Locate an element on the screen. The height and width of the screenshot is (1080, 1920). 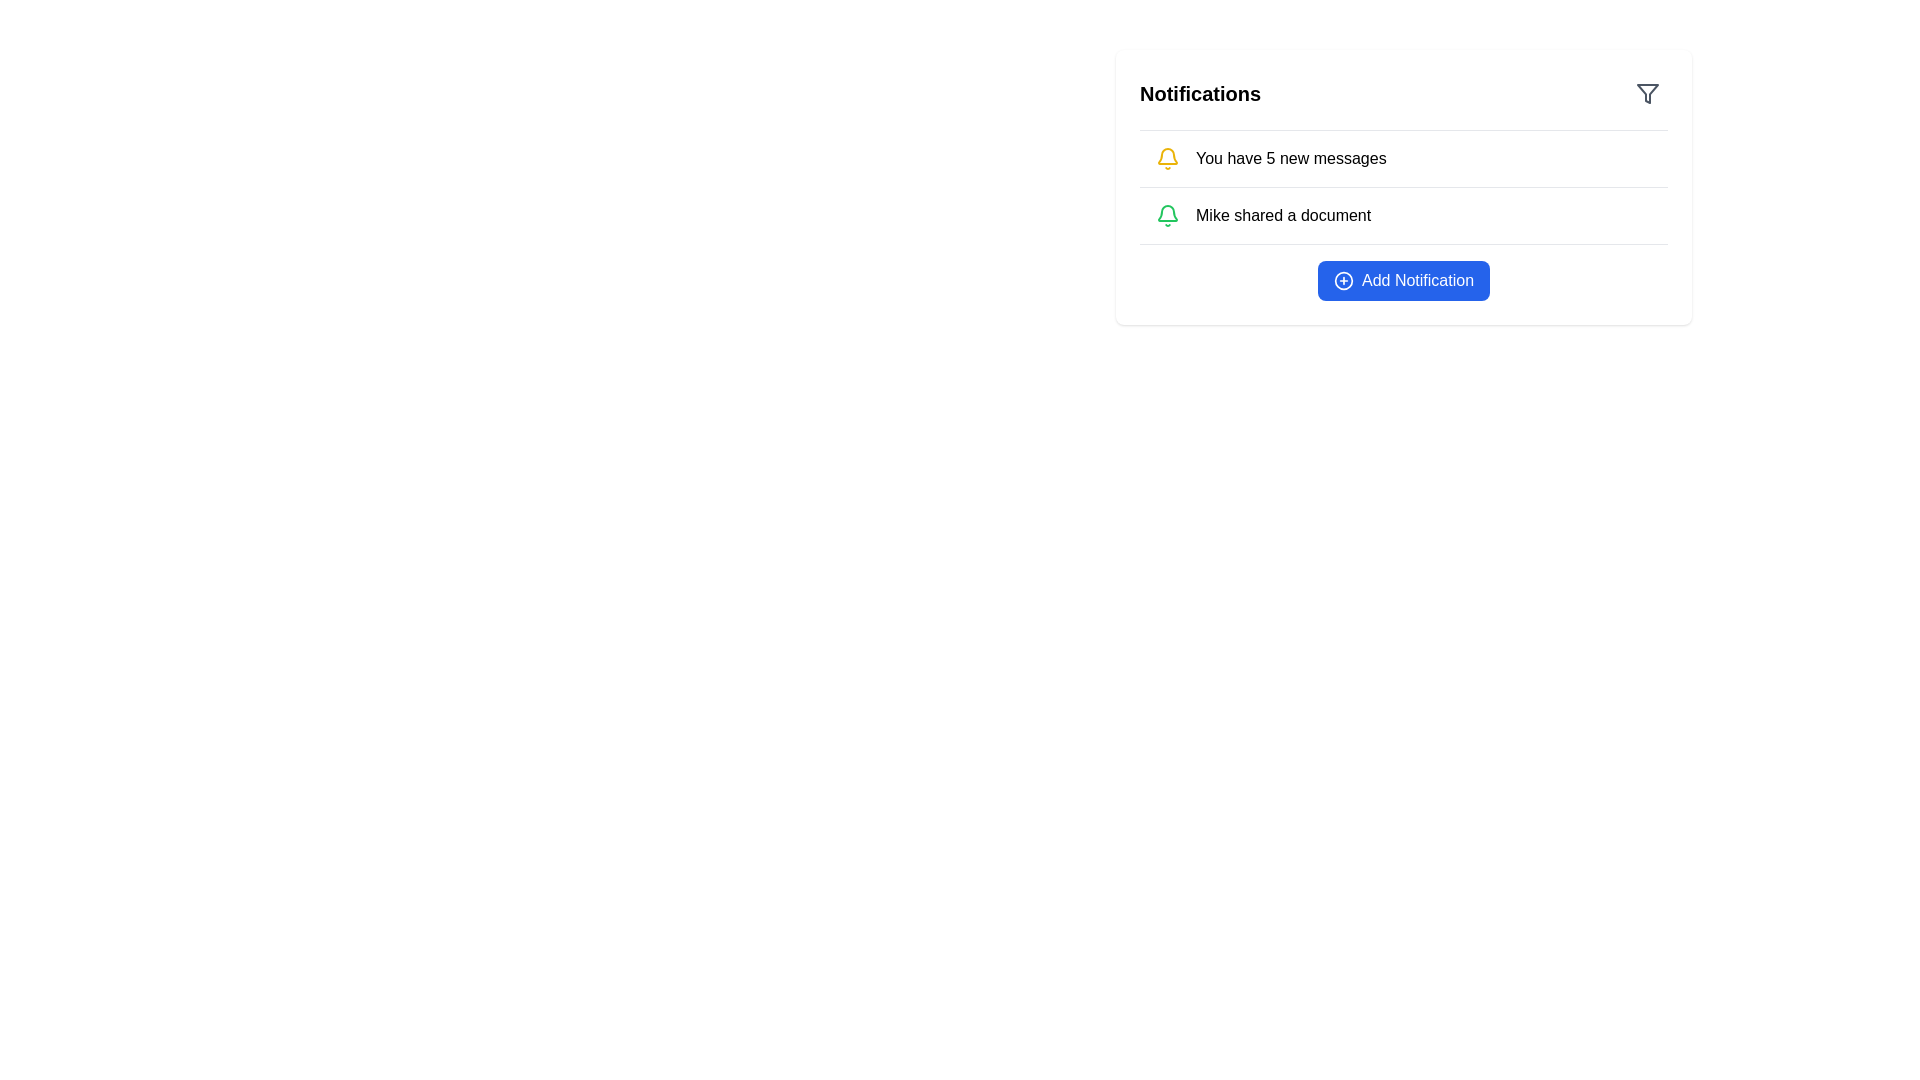
the Header text element that displays 'Notifications' to indicate the purpose of the section is located at coordinates (1200, 93).